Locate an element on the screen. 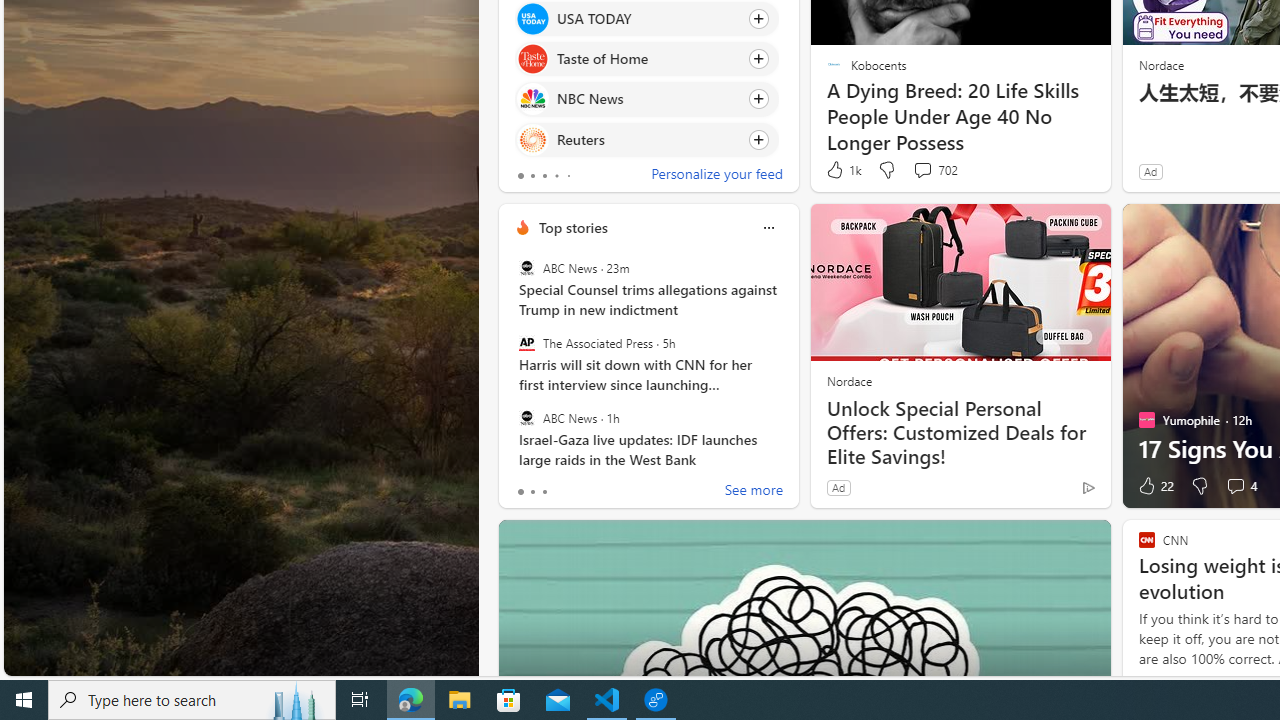 This screenshot has width=1280, height=720. 'Personalize your feed' is located at coordinates (716, 175).